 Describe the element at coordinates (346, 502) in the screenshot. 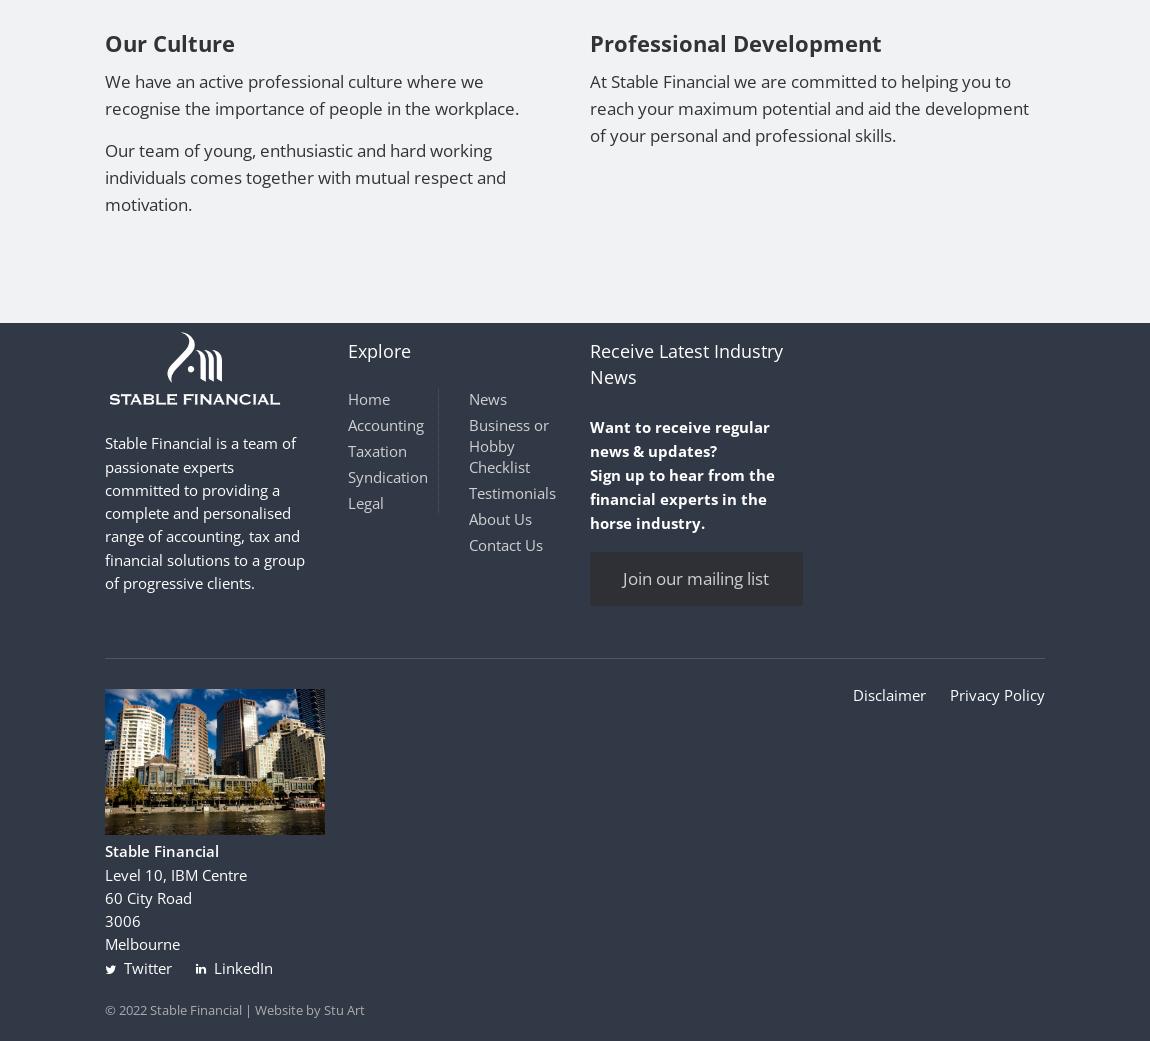

I see `'Legal'` at that location.